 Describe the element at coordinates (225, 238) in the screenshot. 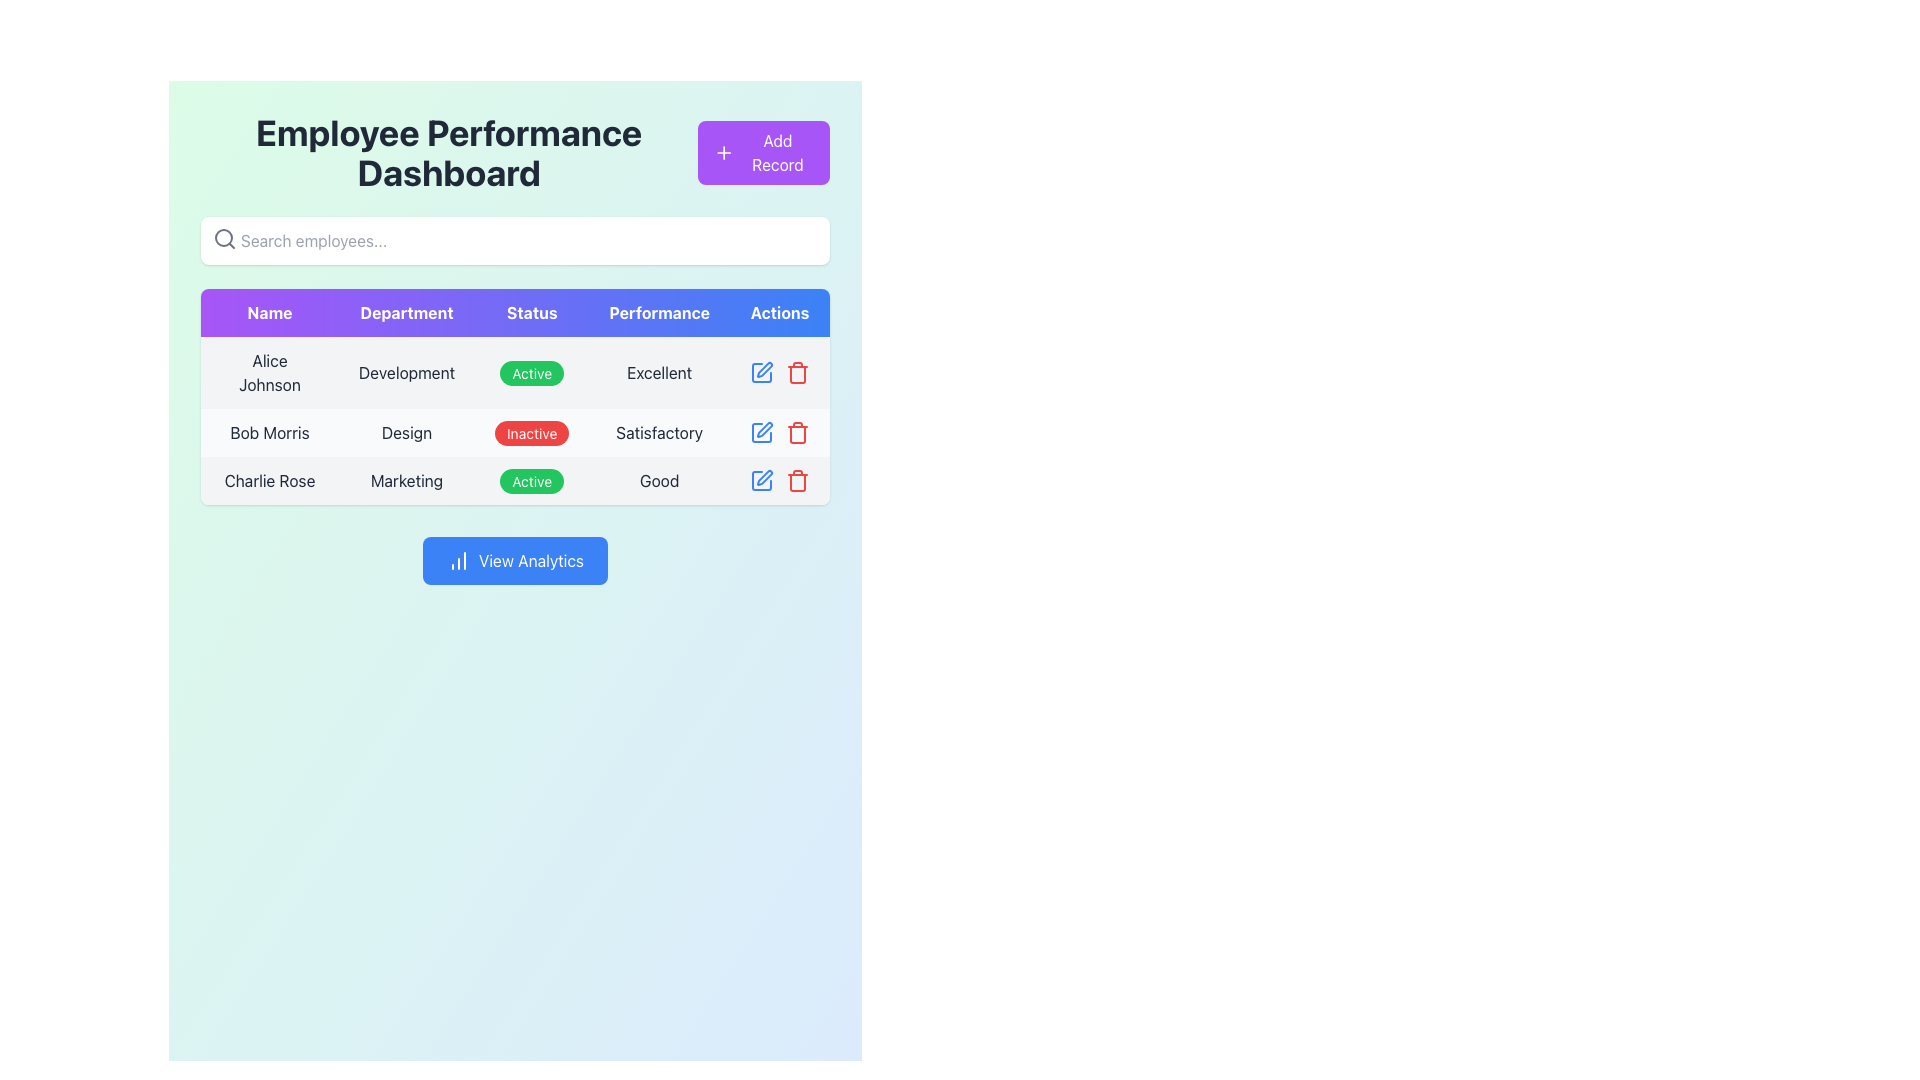

I see `the search icon located in the top-left corner of the 'Search employees...' text input field, which is part of the 'Employee Performance Dashboard' interface` at that location.